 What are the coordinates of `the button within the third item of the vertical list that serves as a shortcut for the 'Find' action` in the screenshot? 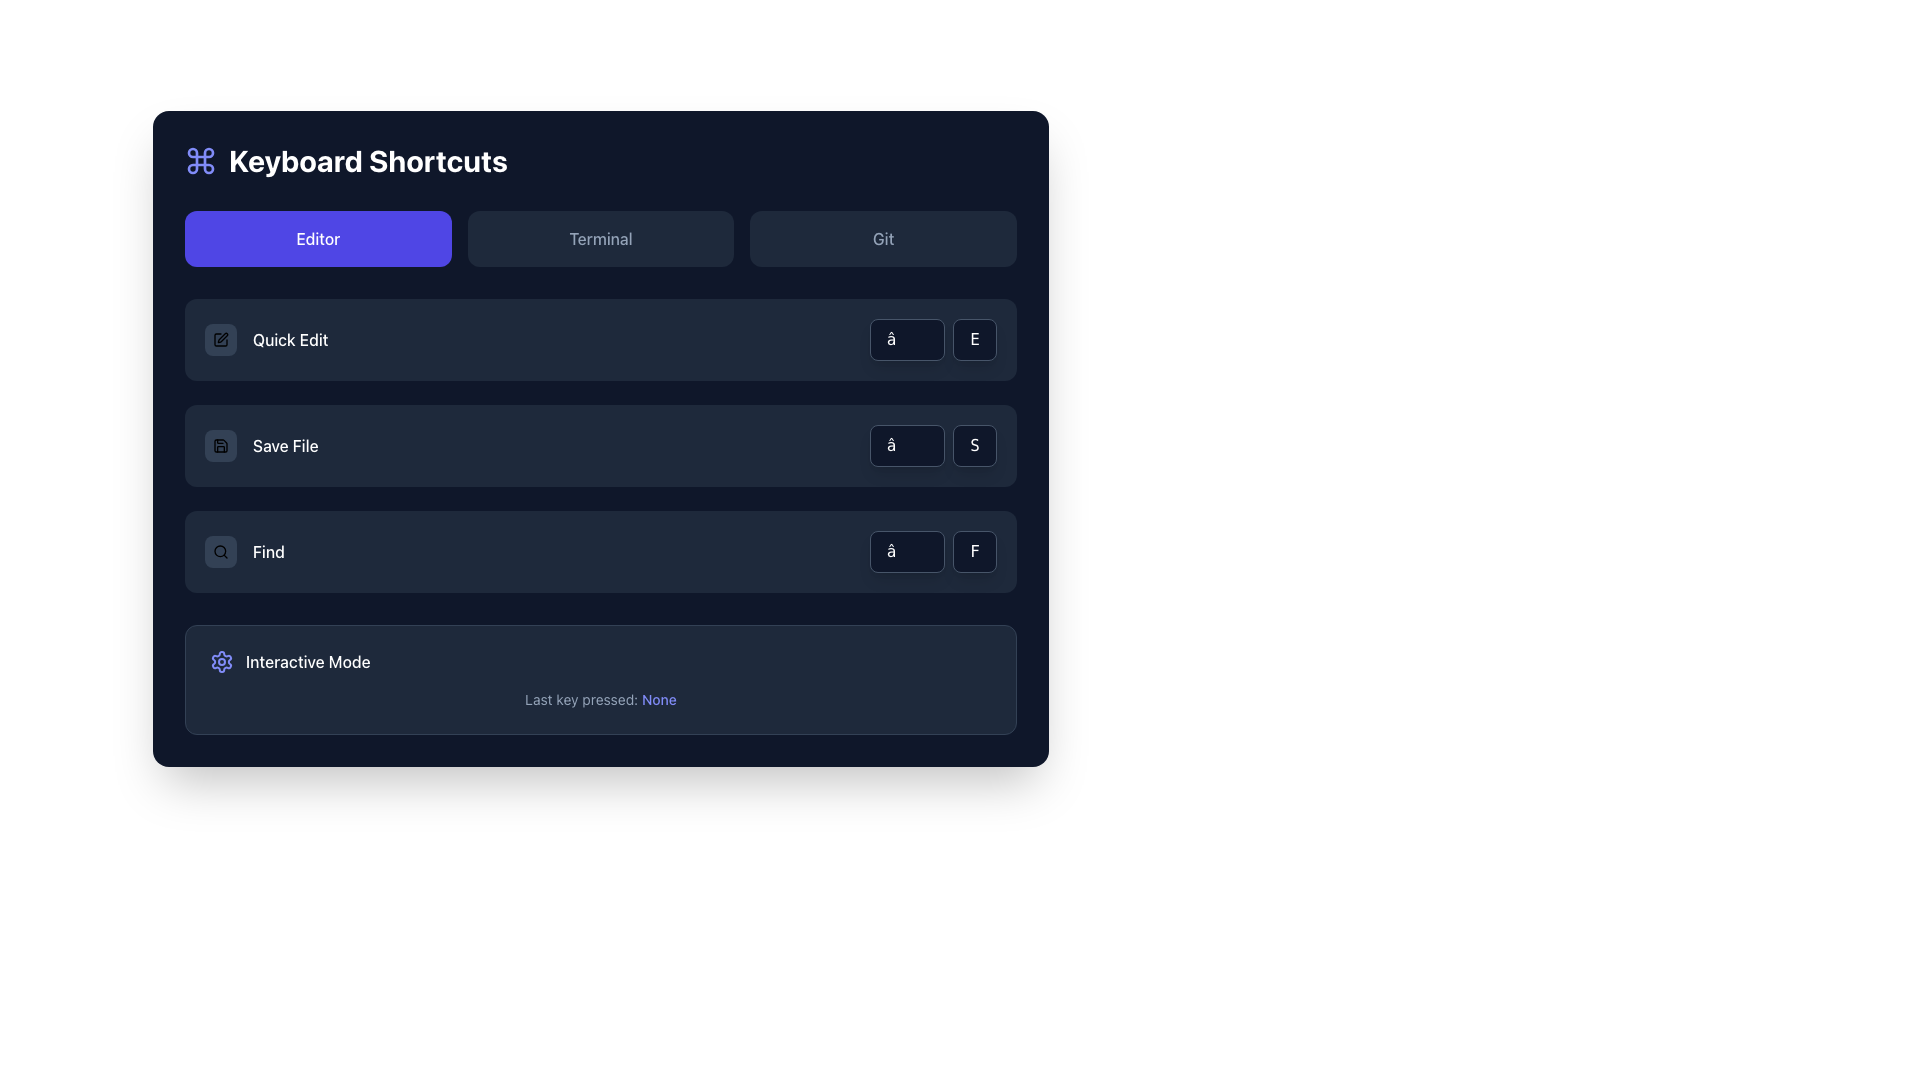 It's located at (599, 551).